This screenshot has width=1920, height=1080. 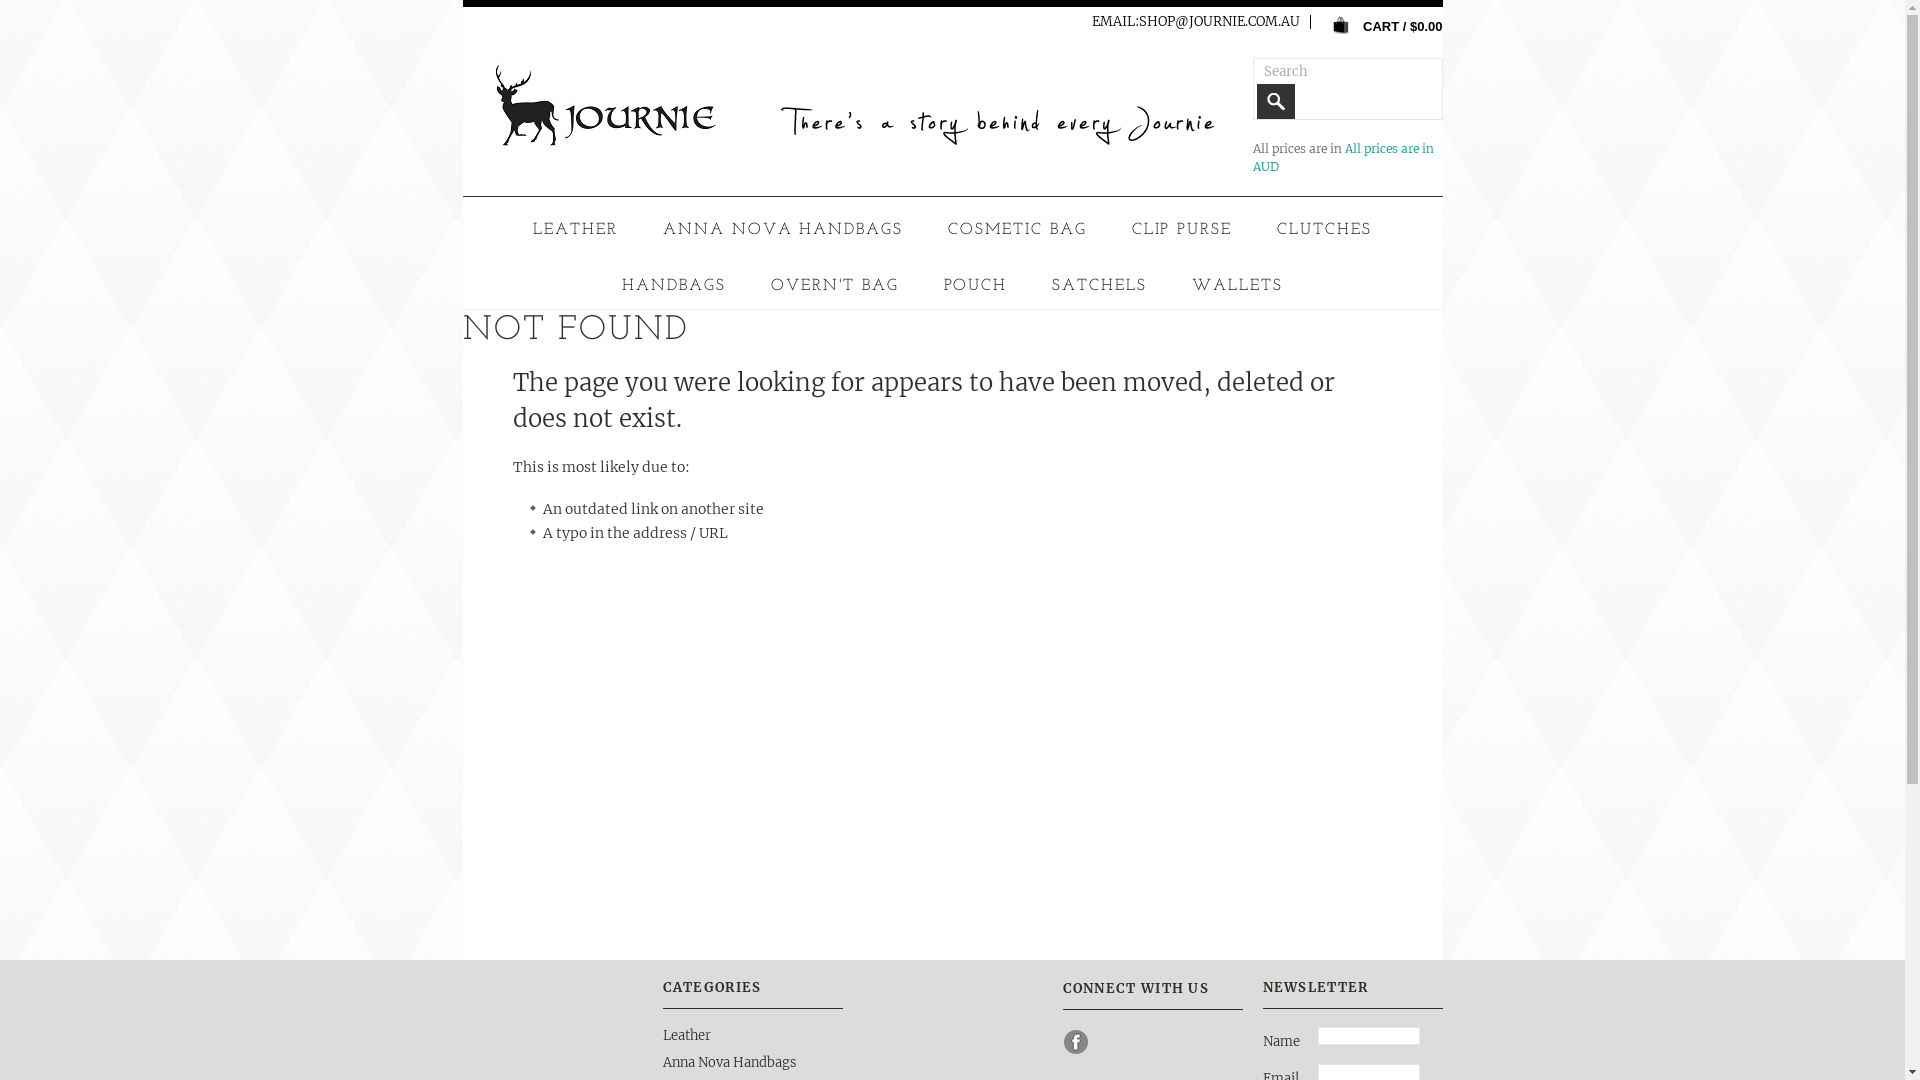 What do you see at coordinates (1340, 24) in the screenshot?
I see `'View Cart'` at bounding box center [1340, 24].